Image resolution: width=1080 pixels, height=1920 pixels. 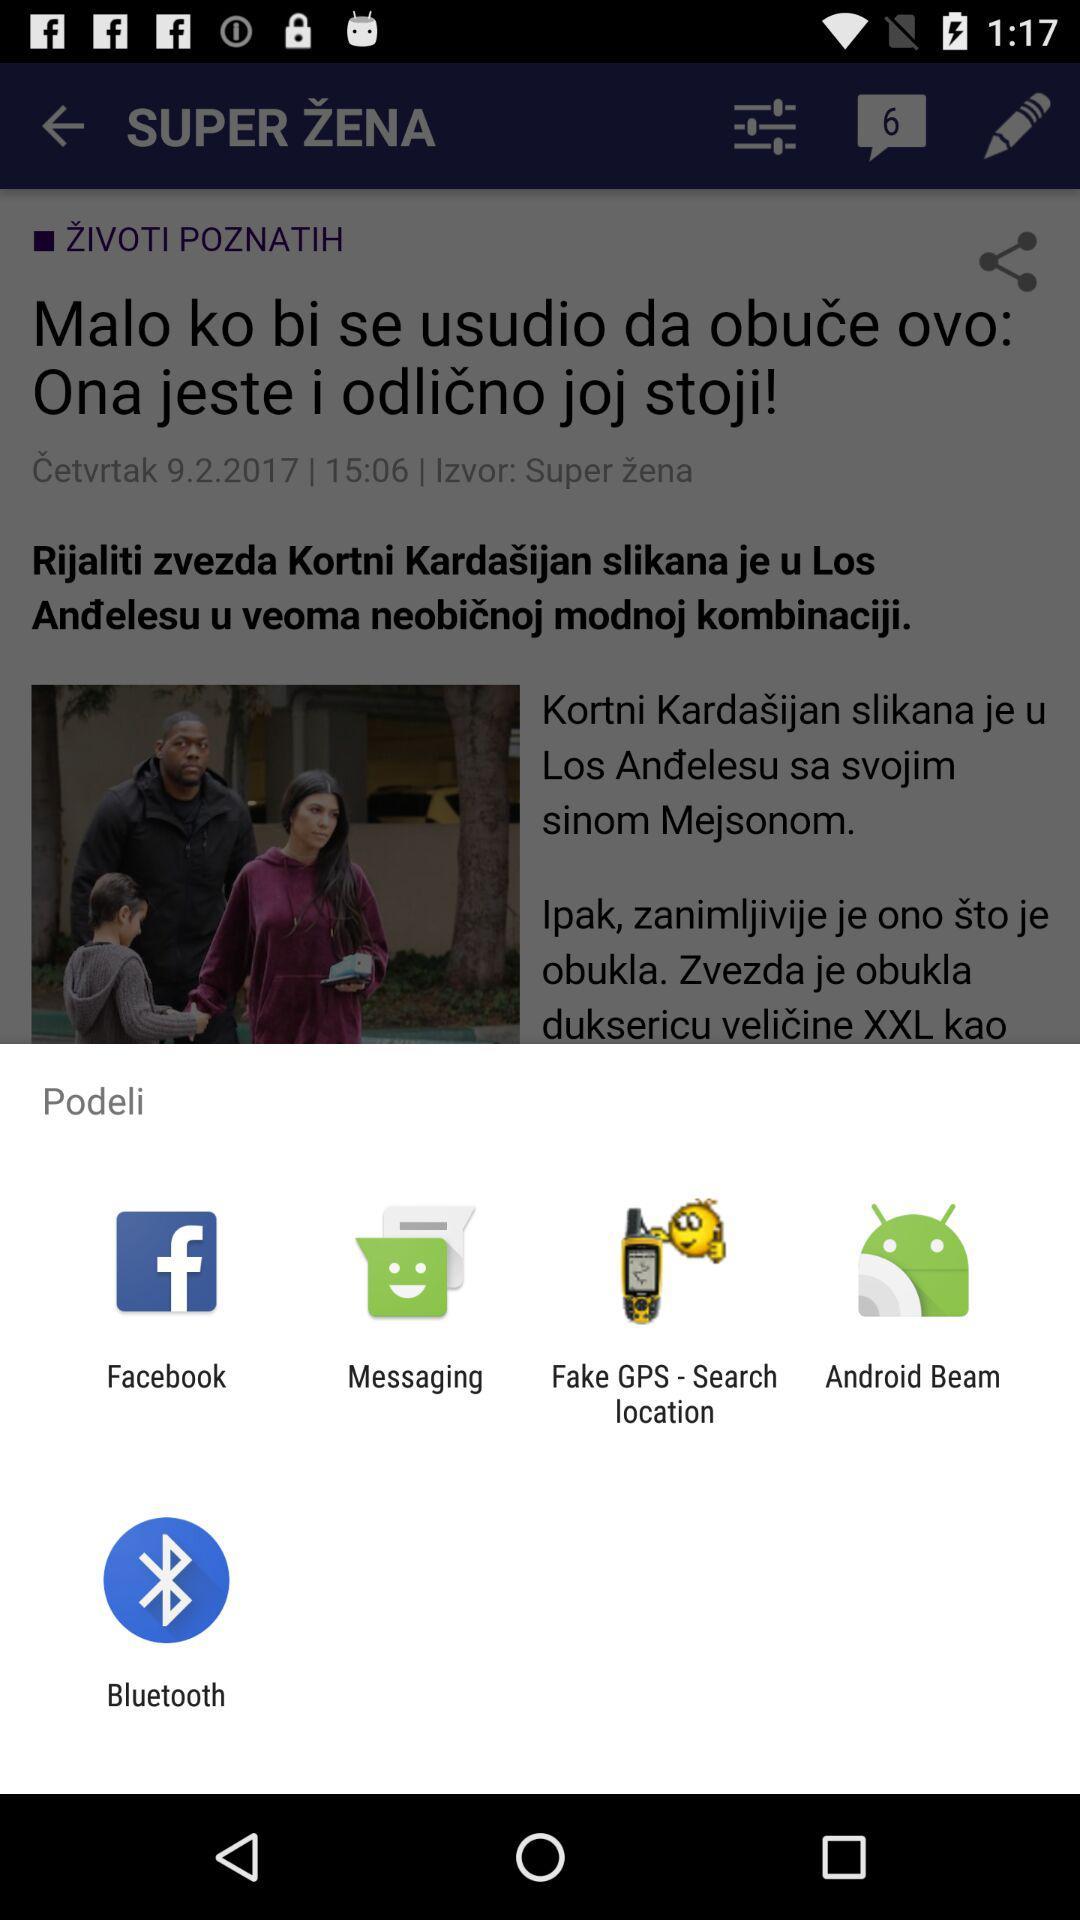 I want to click on app next to the messaging app, so click(x=664, y=1392).